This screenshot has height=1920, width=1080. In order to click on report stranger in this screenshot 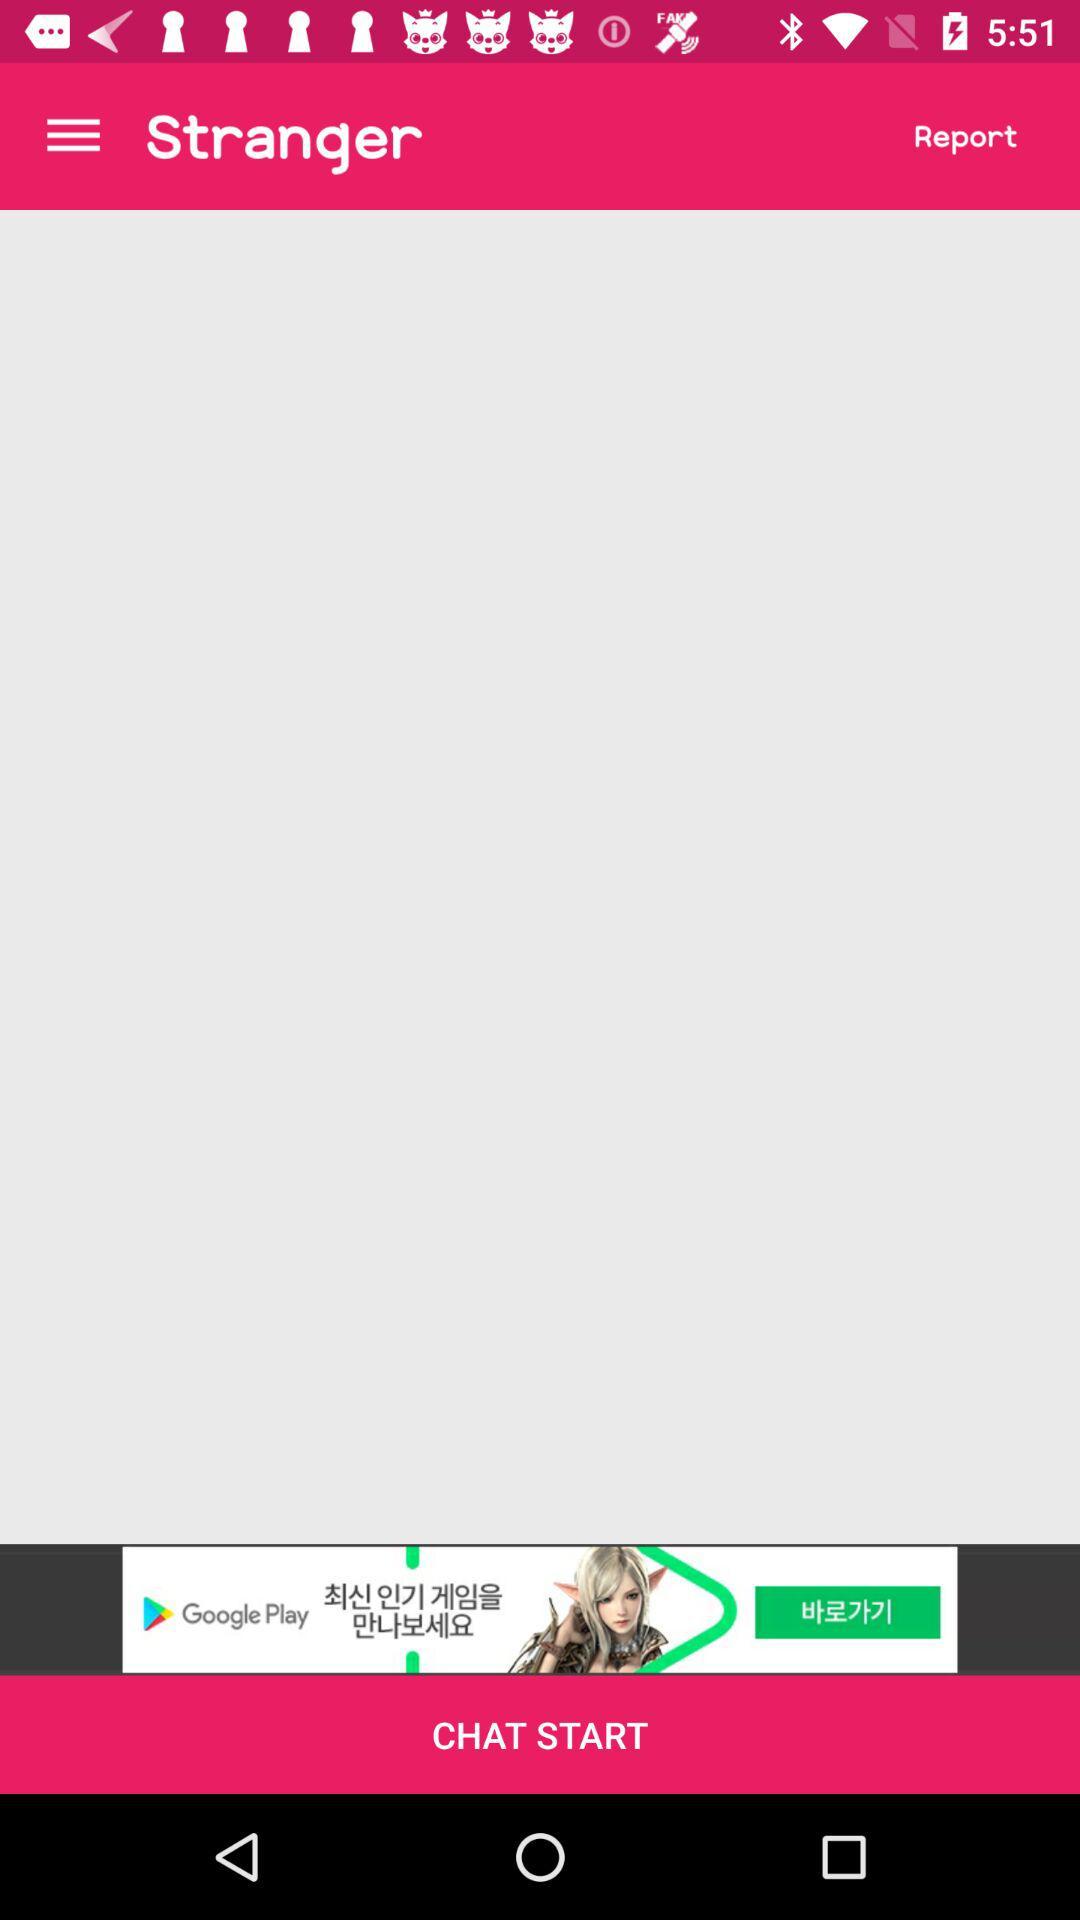, I will do `click(965, 135)`.